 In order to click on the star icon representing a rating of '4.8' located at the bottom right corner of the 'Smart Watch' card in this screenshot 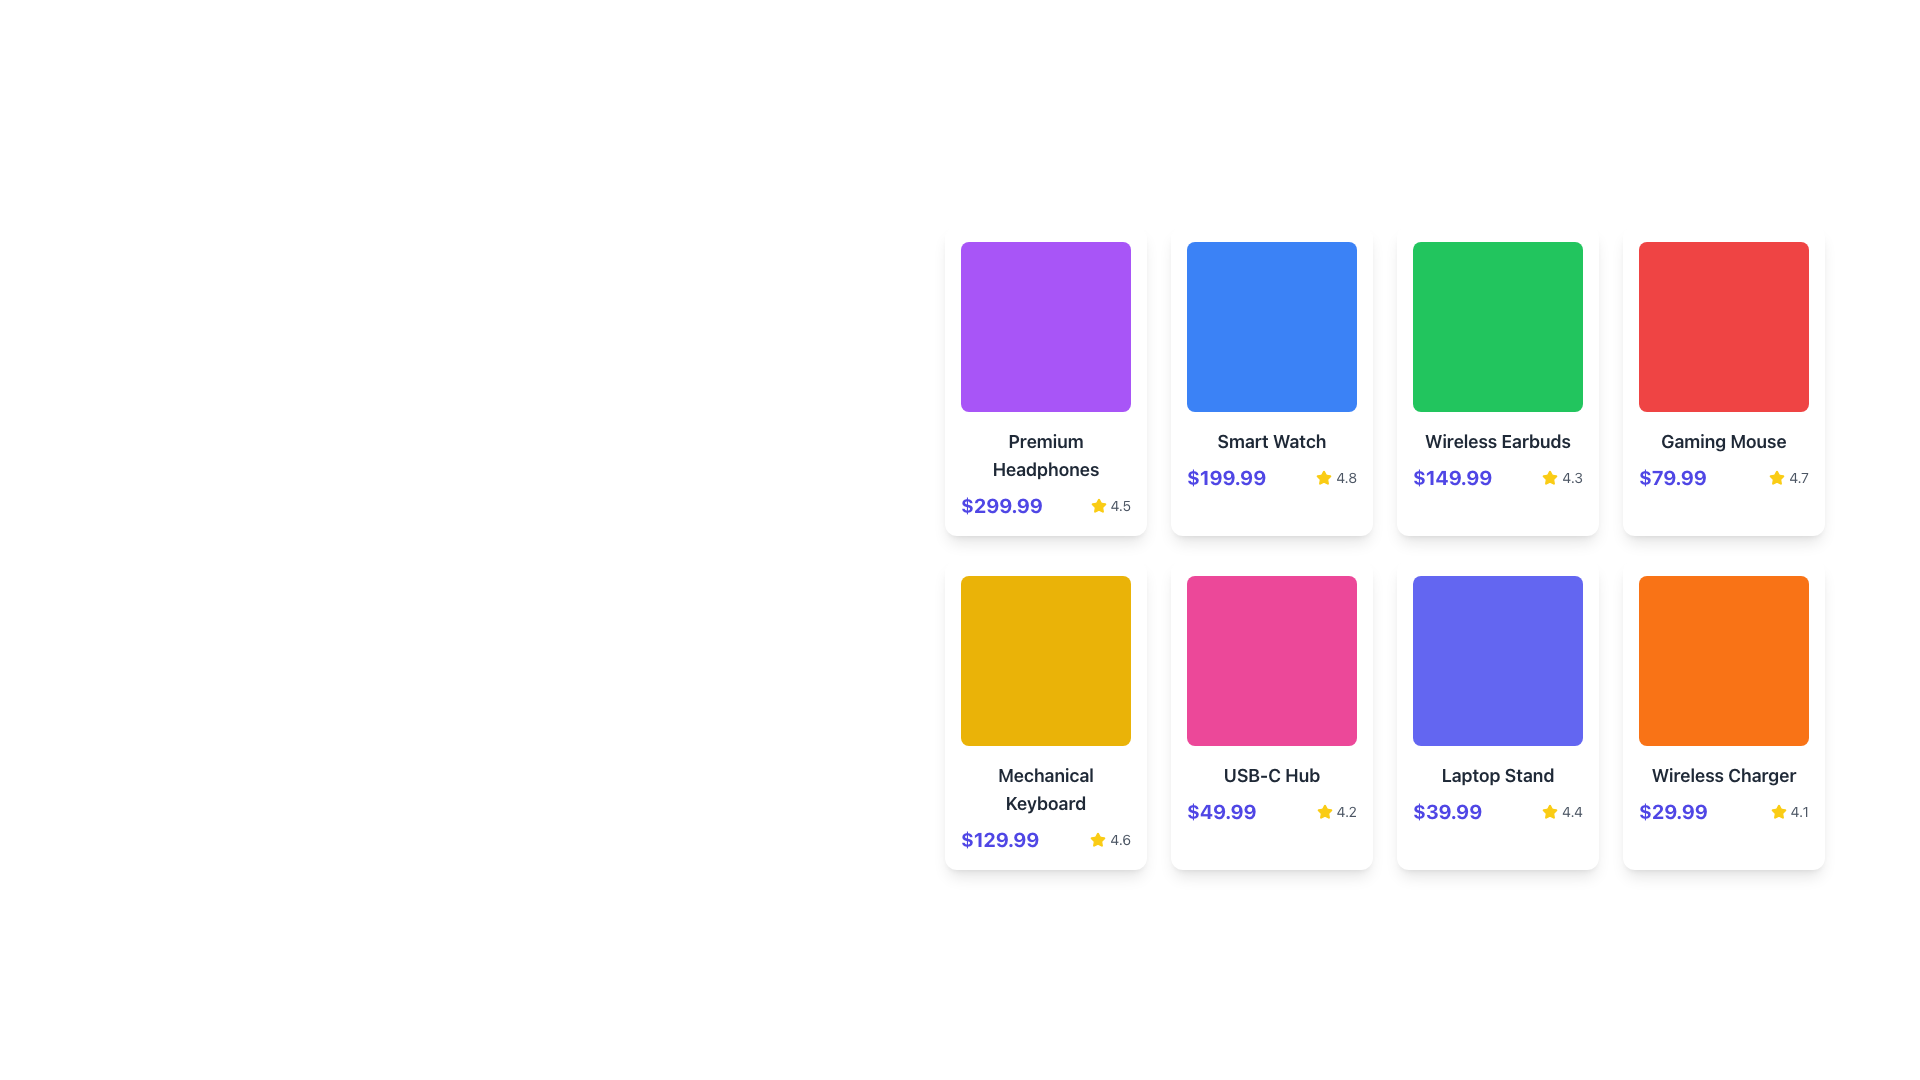, I will do `click(1324, 478)`.